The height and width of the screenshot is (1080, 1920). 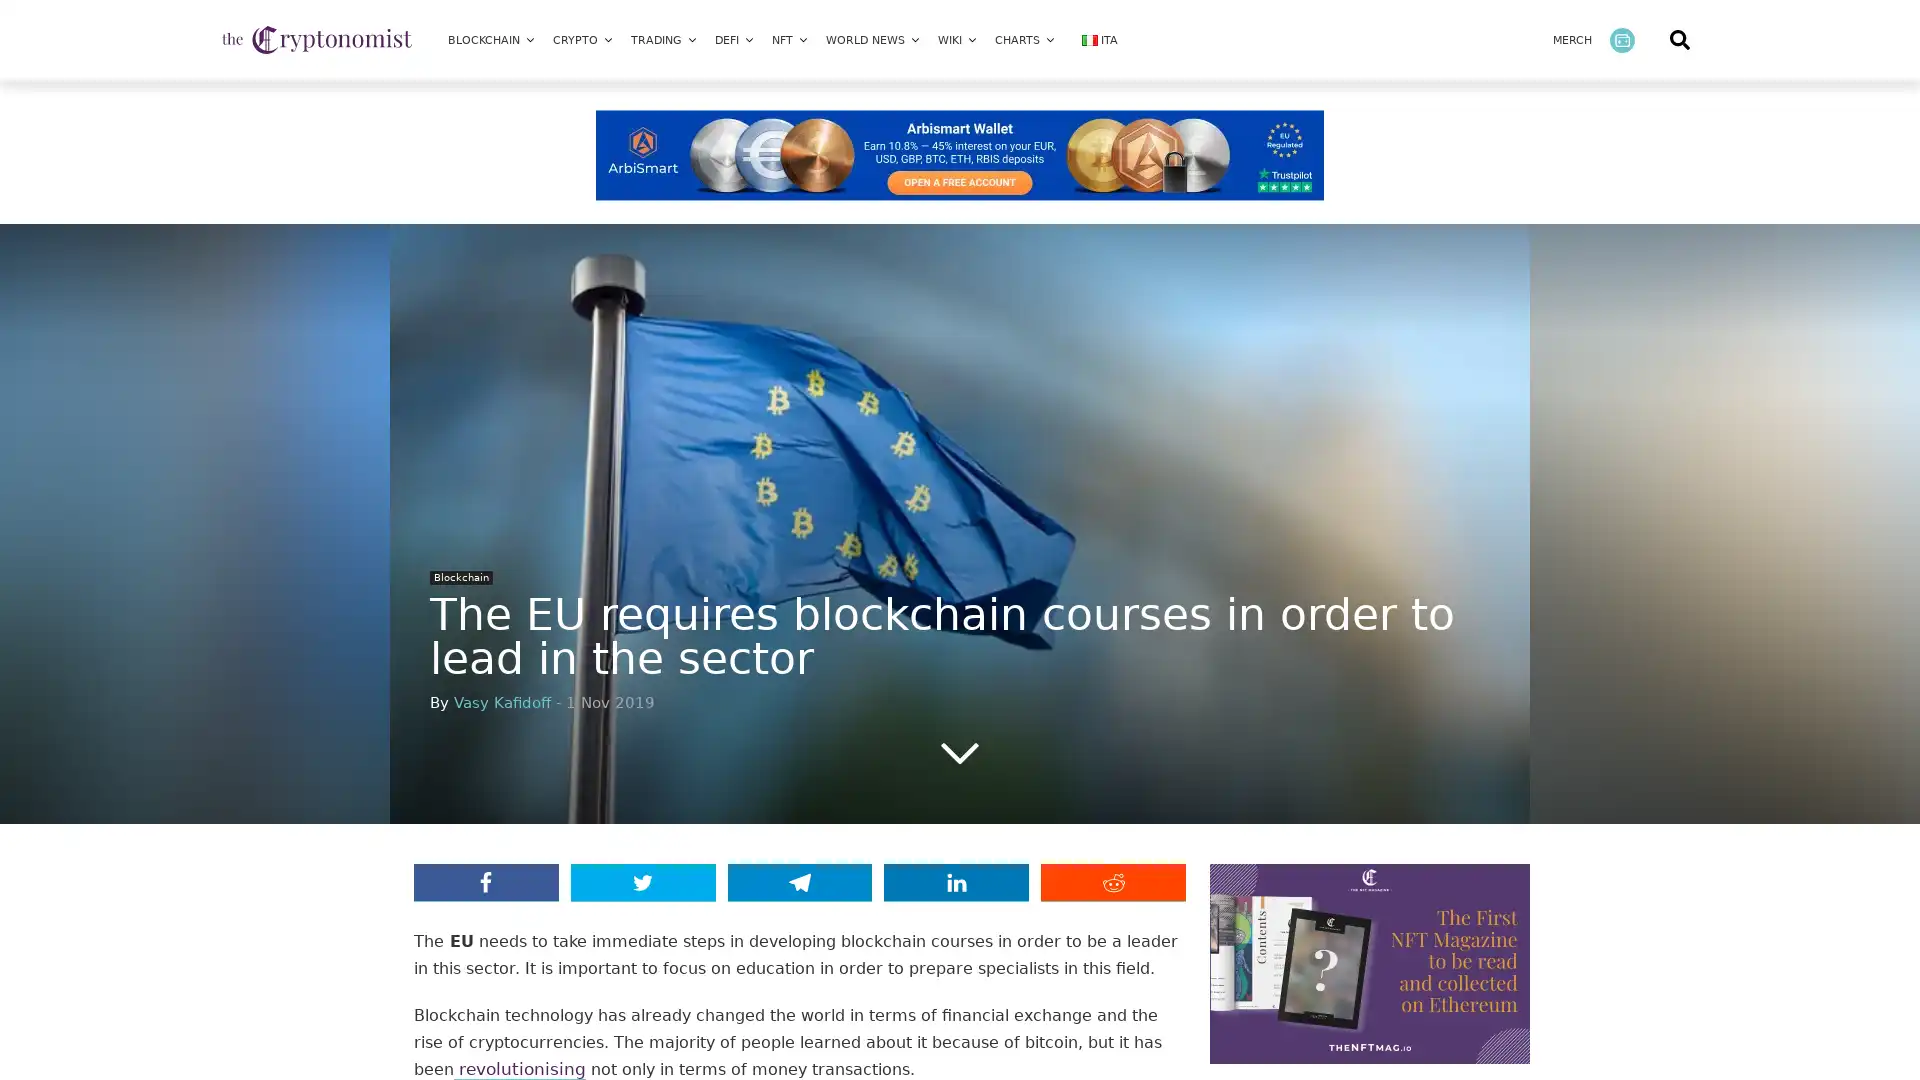 I want to click on Chevron down, so click(x=960, y=752).